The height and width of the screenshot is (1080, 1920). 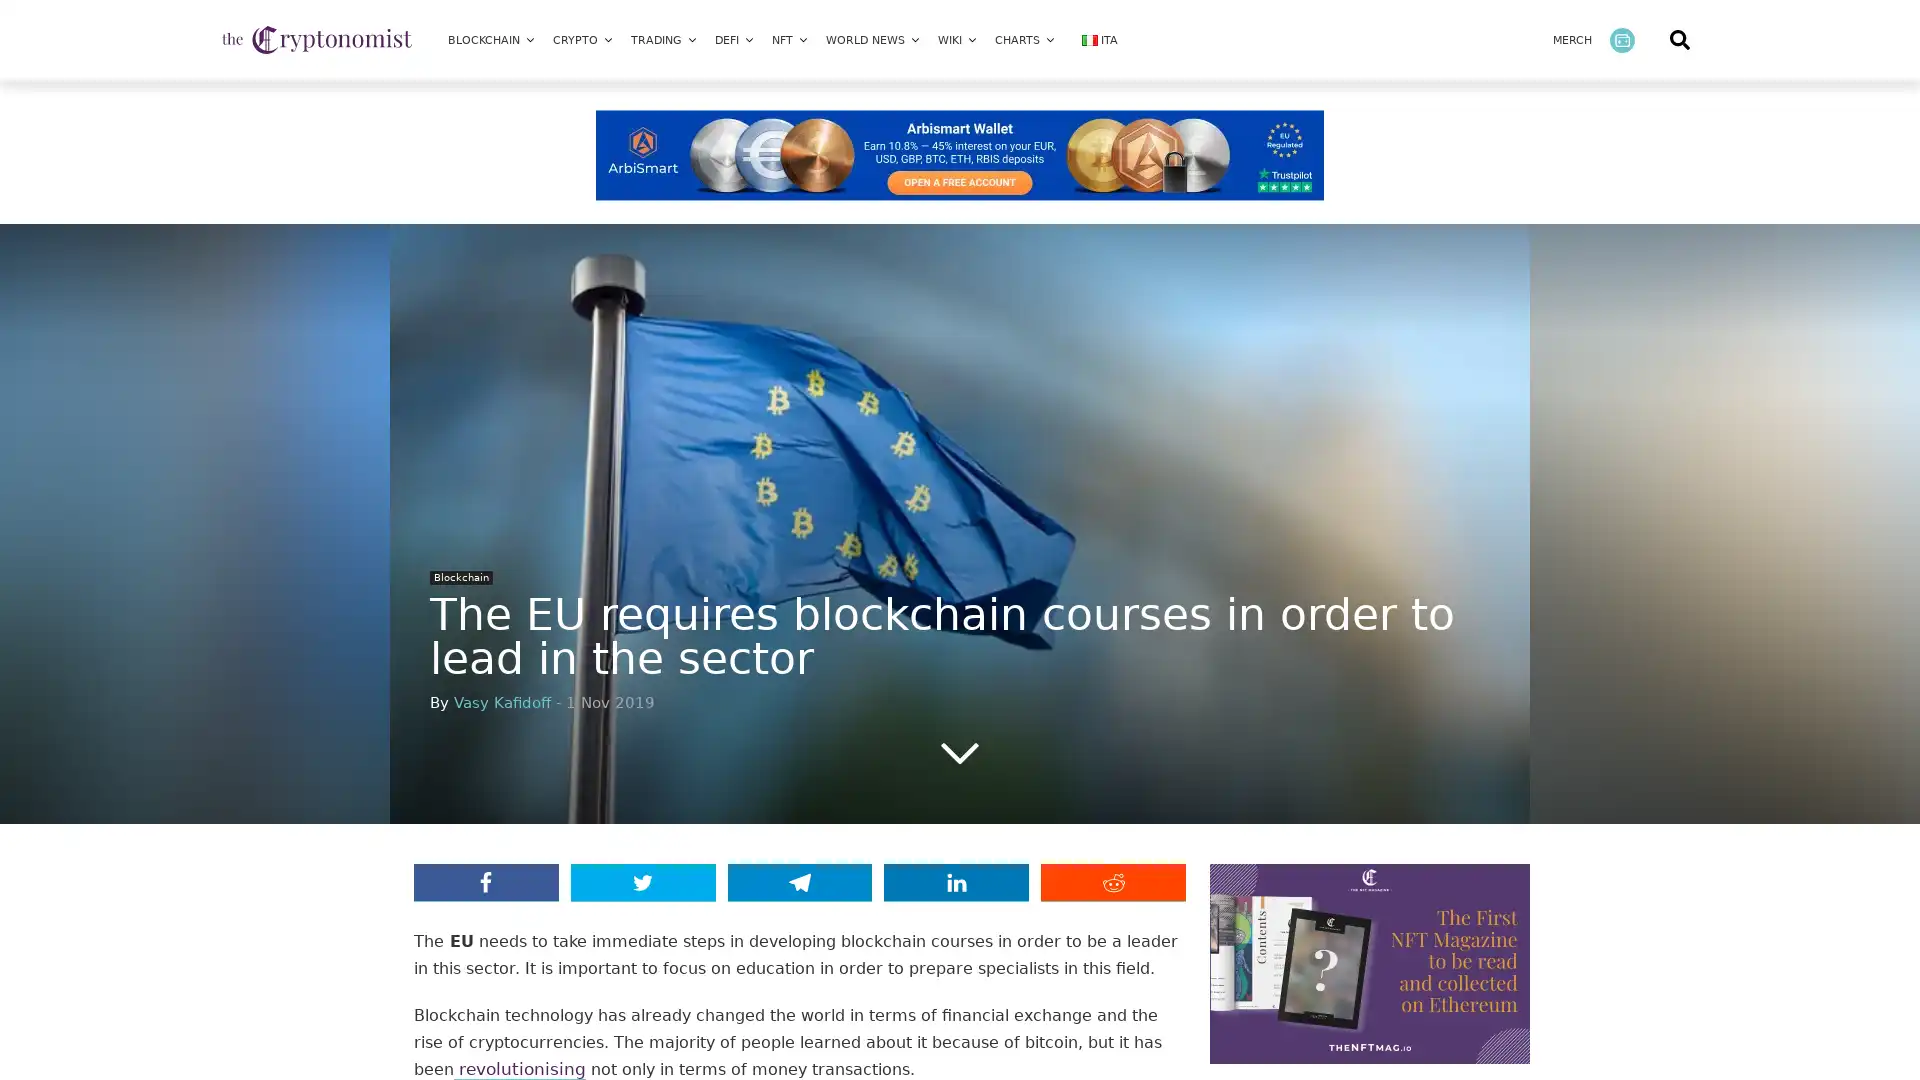 I want to click on Chevron down, so click(x=960, y=752).